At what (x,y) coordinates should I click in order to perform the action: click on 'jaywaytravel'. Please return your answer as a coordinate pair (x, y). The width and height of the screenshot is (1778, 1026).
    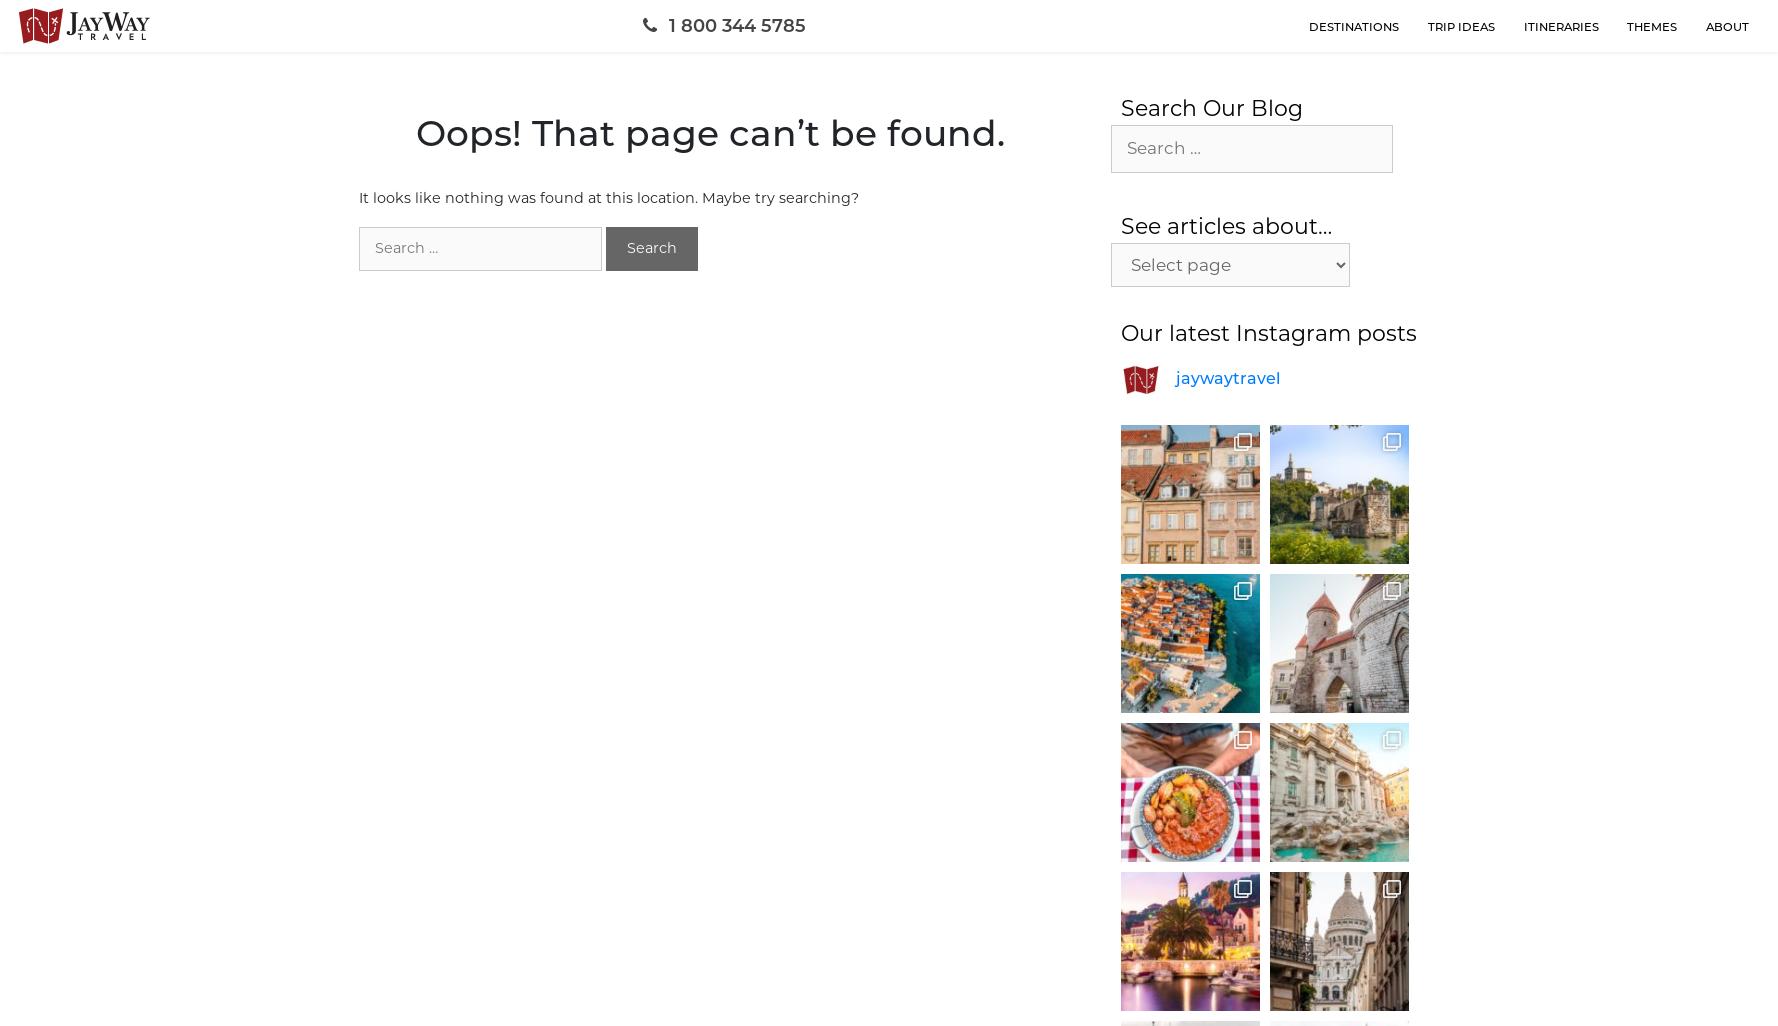
    Looking at the image, I should click on (1227, 376).